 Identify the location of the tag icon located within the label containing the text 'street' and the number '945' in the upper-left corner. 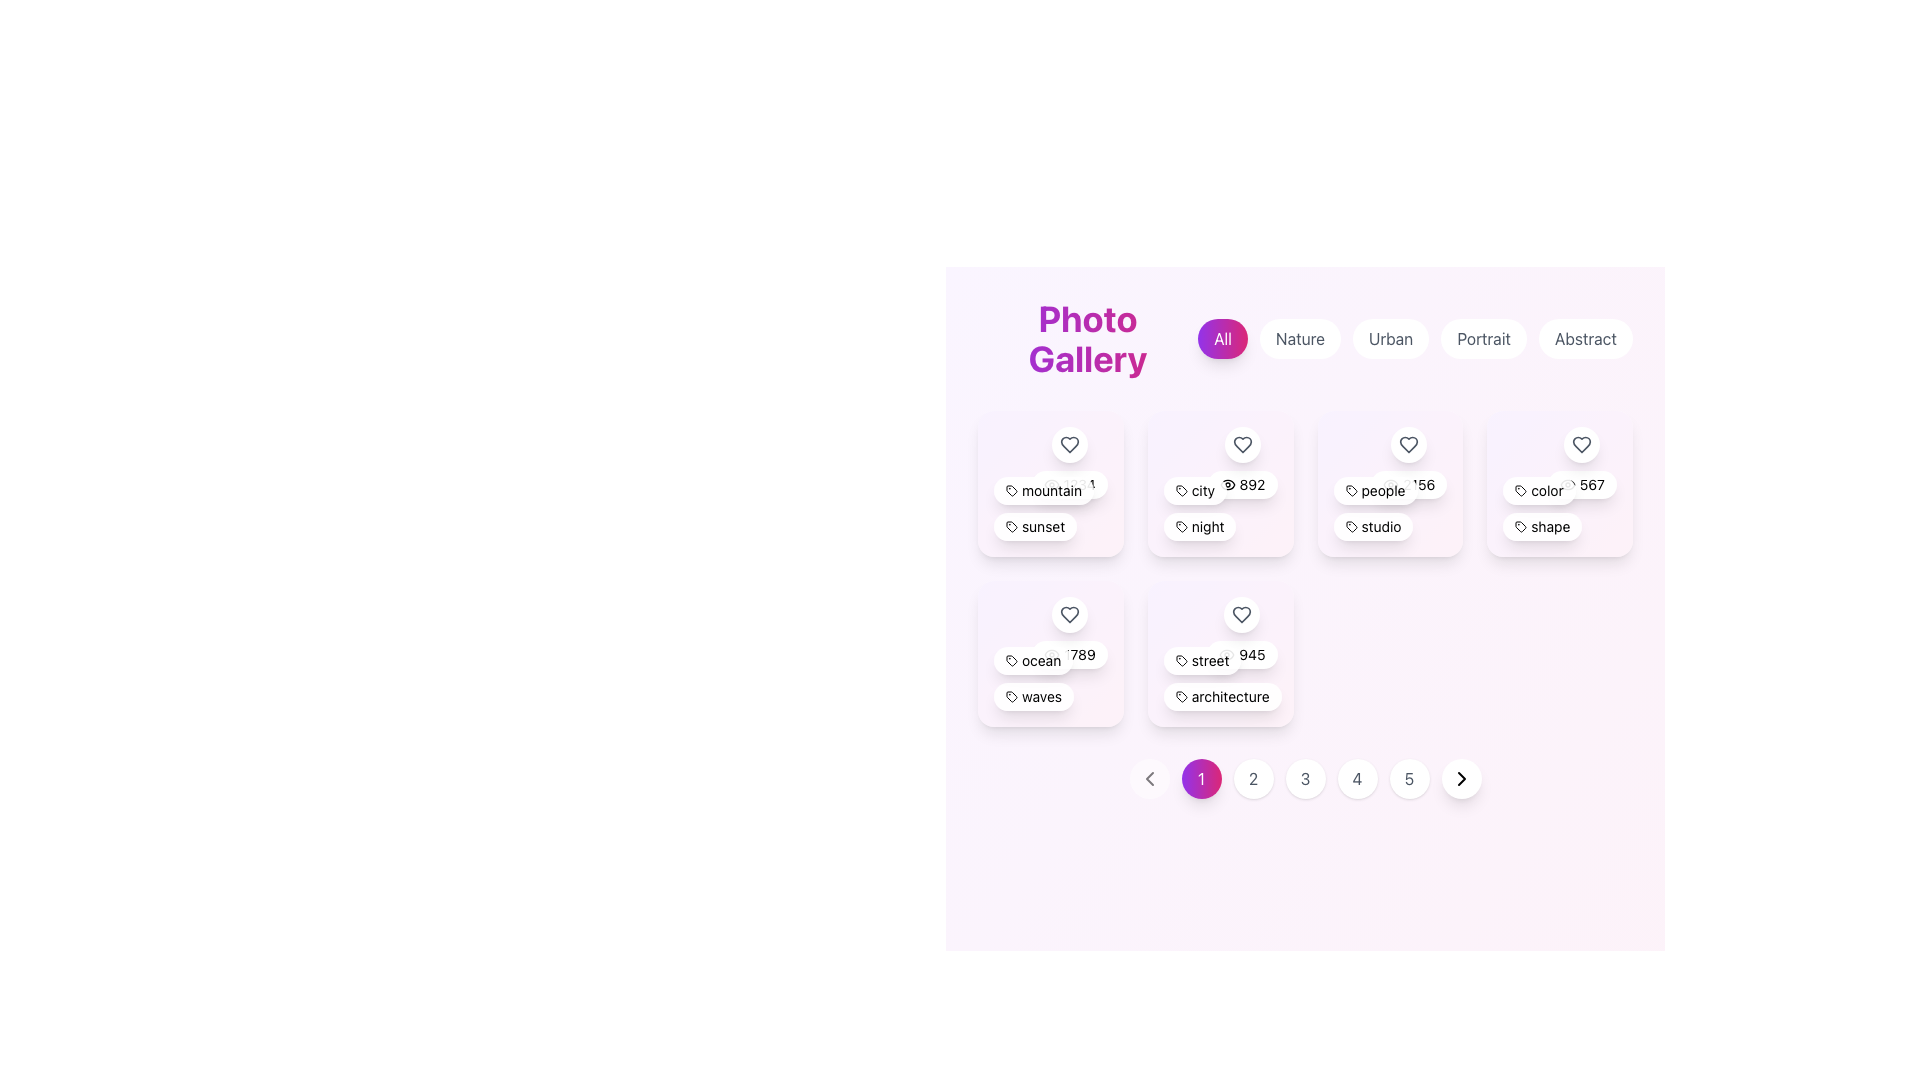
(1181, 660).